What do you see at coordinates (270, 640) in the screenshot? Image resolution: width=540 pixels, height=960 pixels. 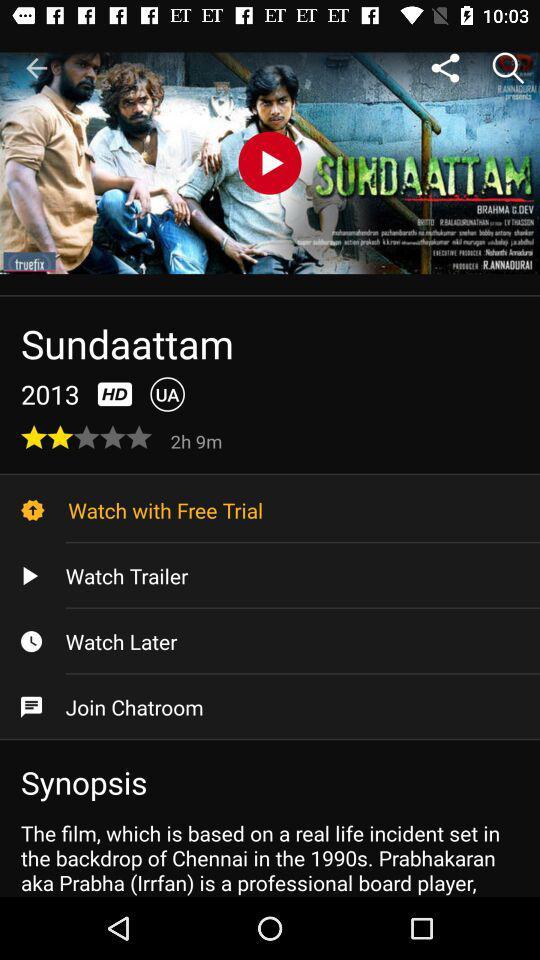 I see `watch later` at bounding box center [270, 640].